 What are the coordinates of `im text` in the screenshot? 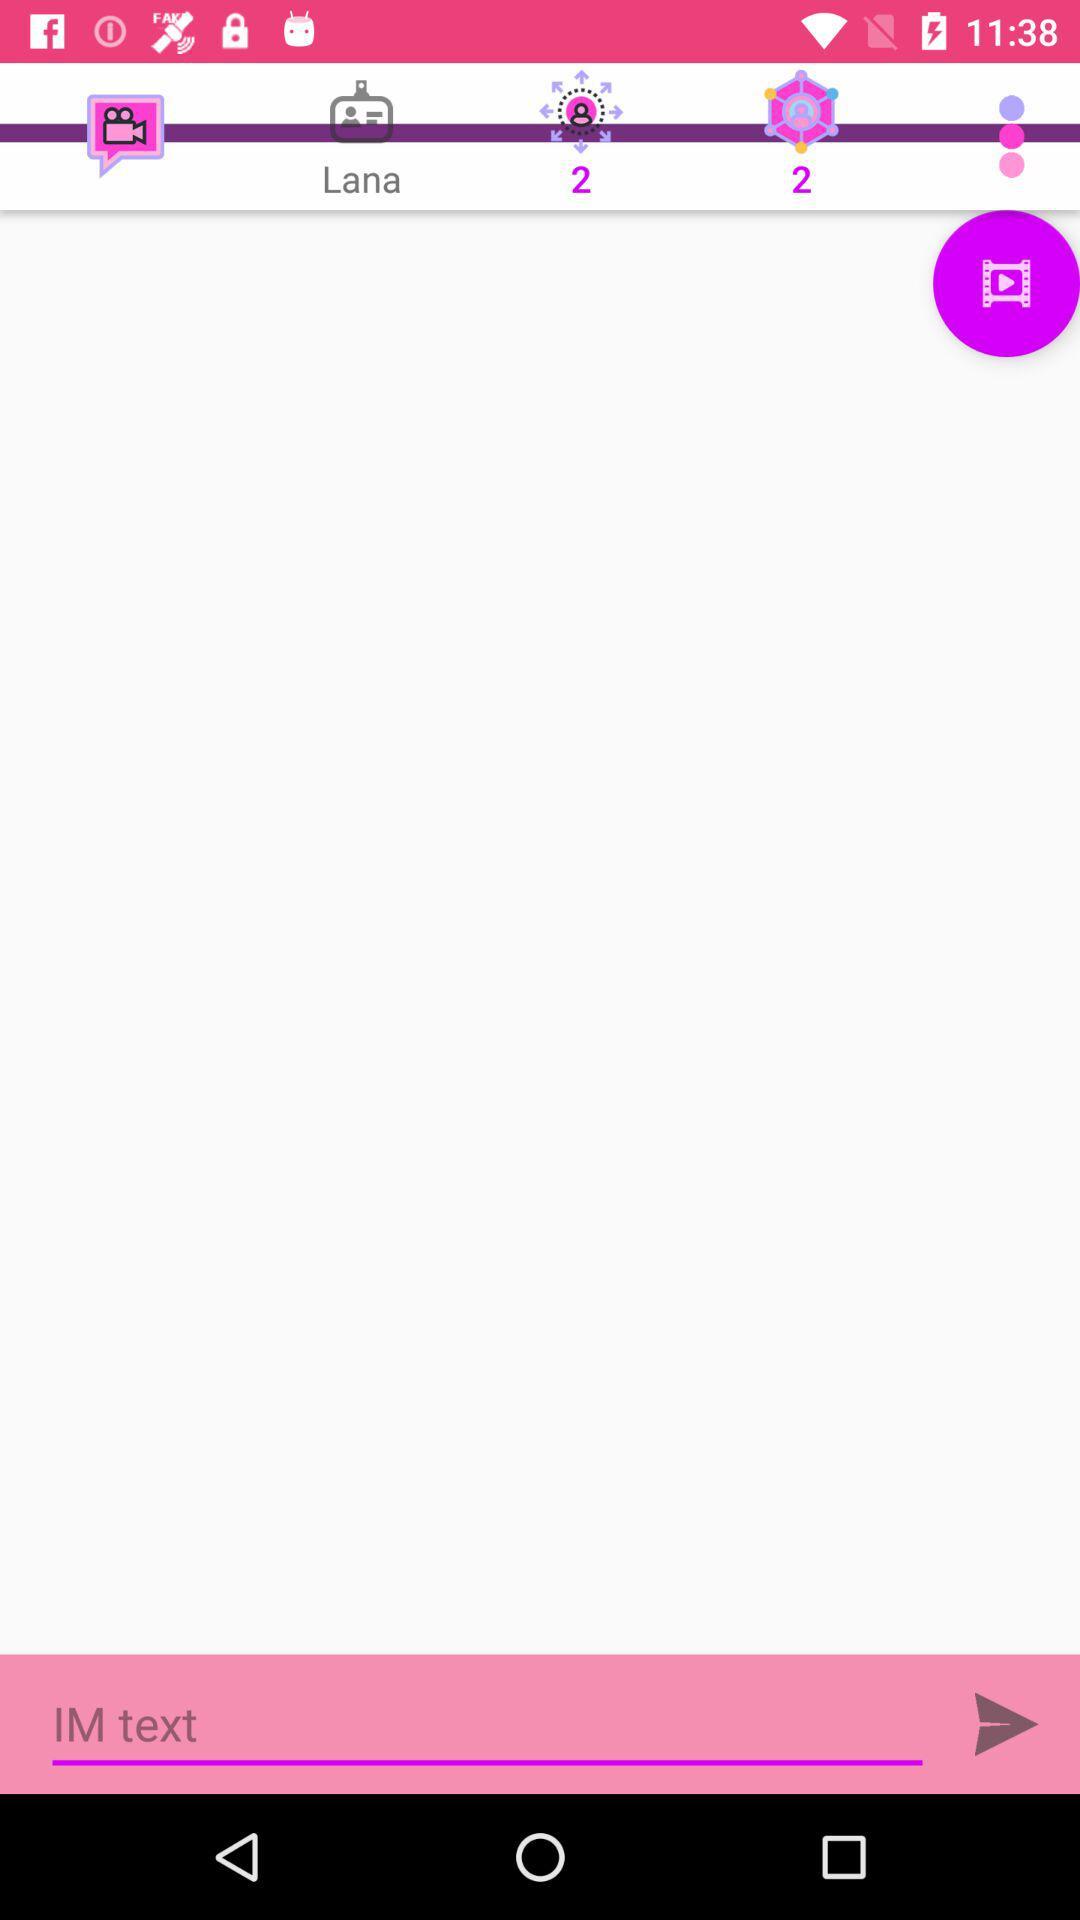 It's located at (487, 1723).